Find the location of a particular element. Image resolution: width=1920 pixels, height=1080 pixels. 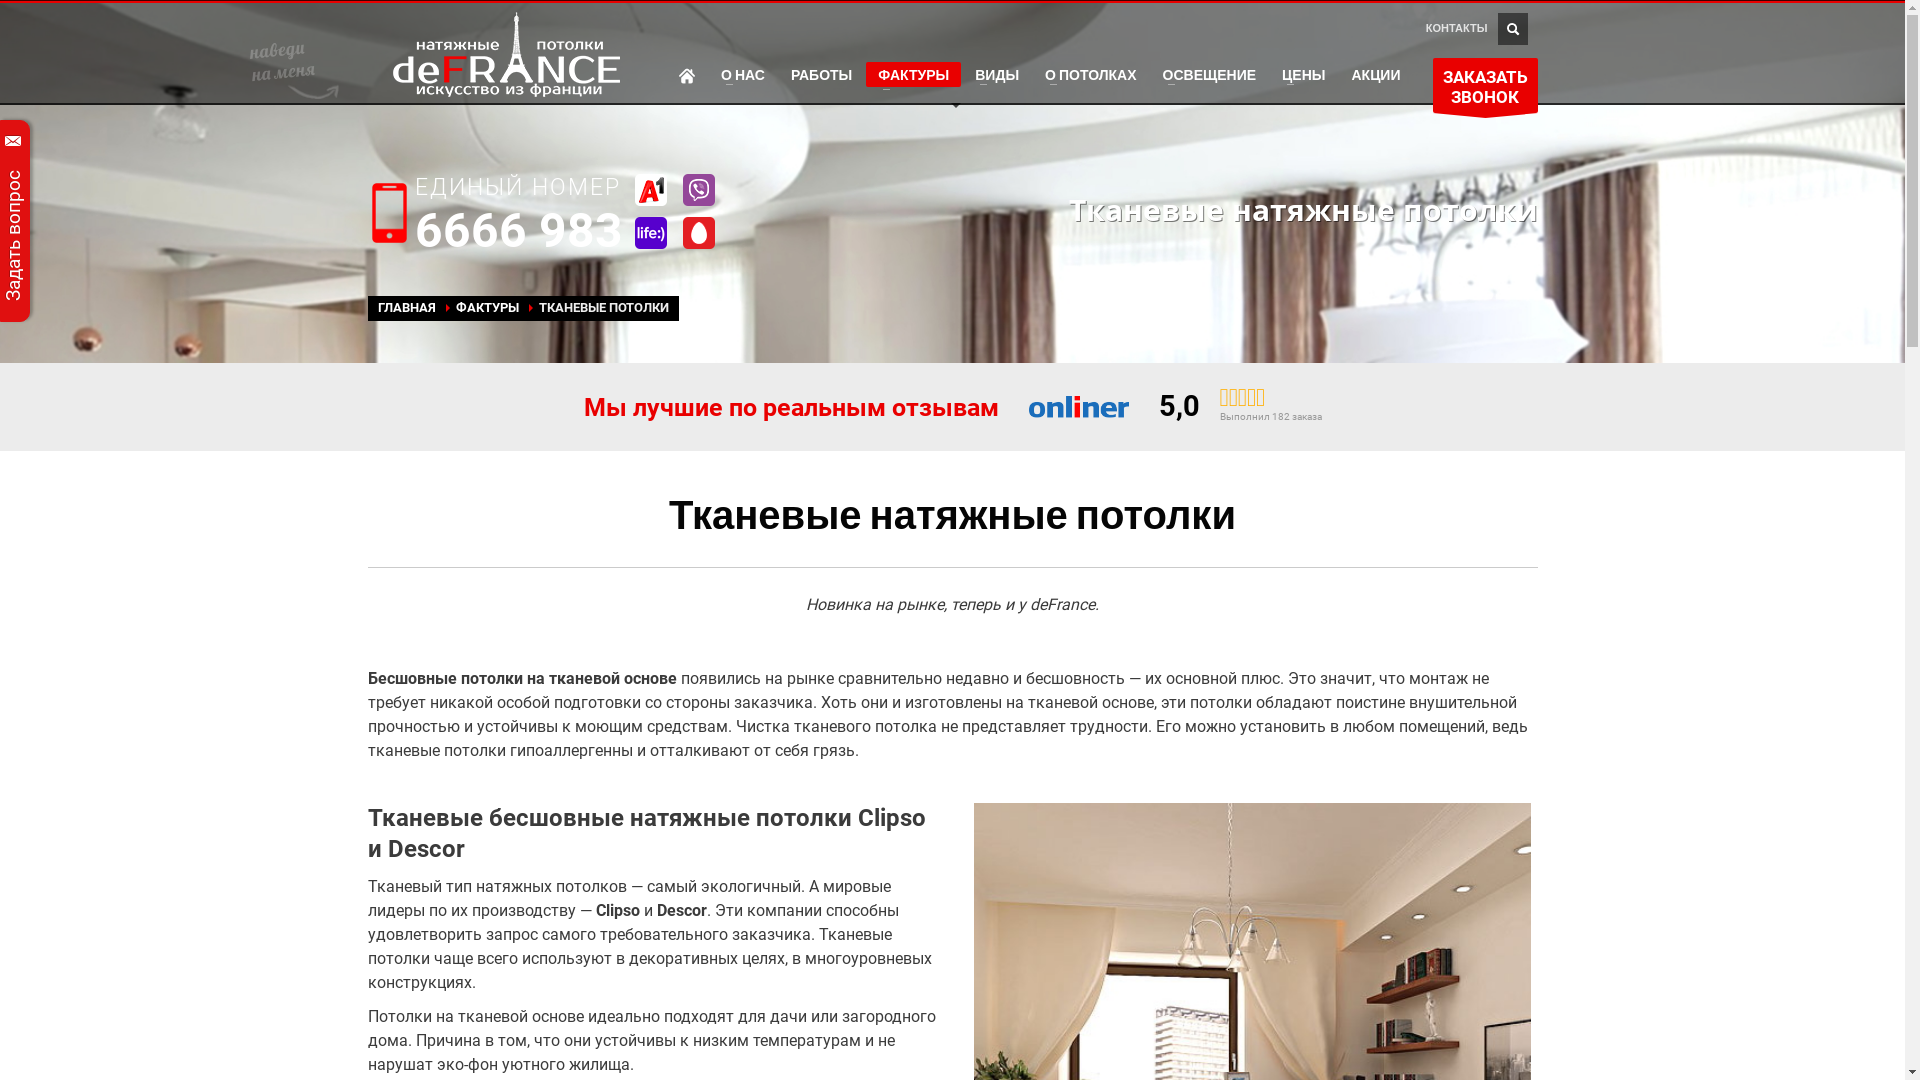

'Call us' is located at coordinates (389, 212).